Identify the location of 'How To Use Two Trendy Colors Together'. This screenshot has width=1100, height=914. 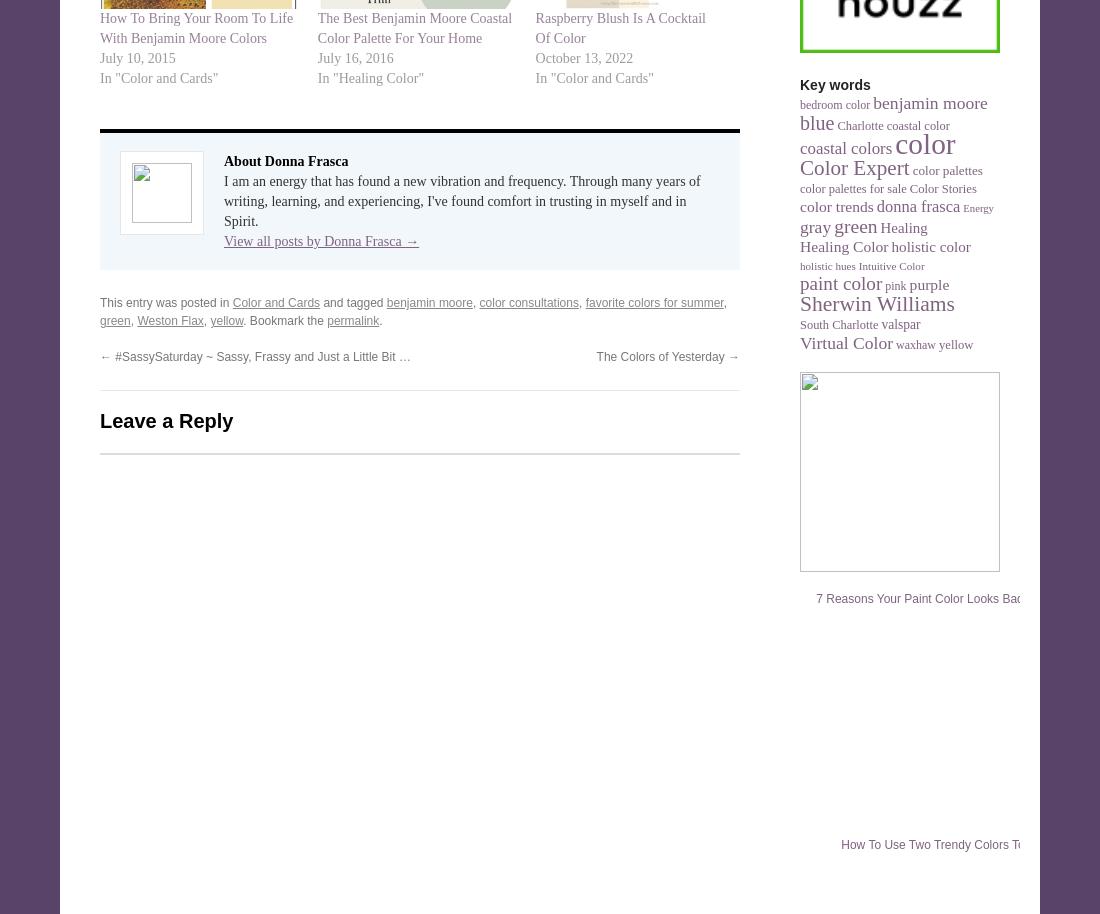
(839, 844).